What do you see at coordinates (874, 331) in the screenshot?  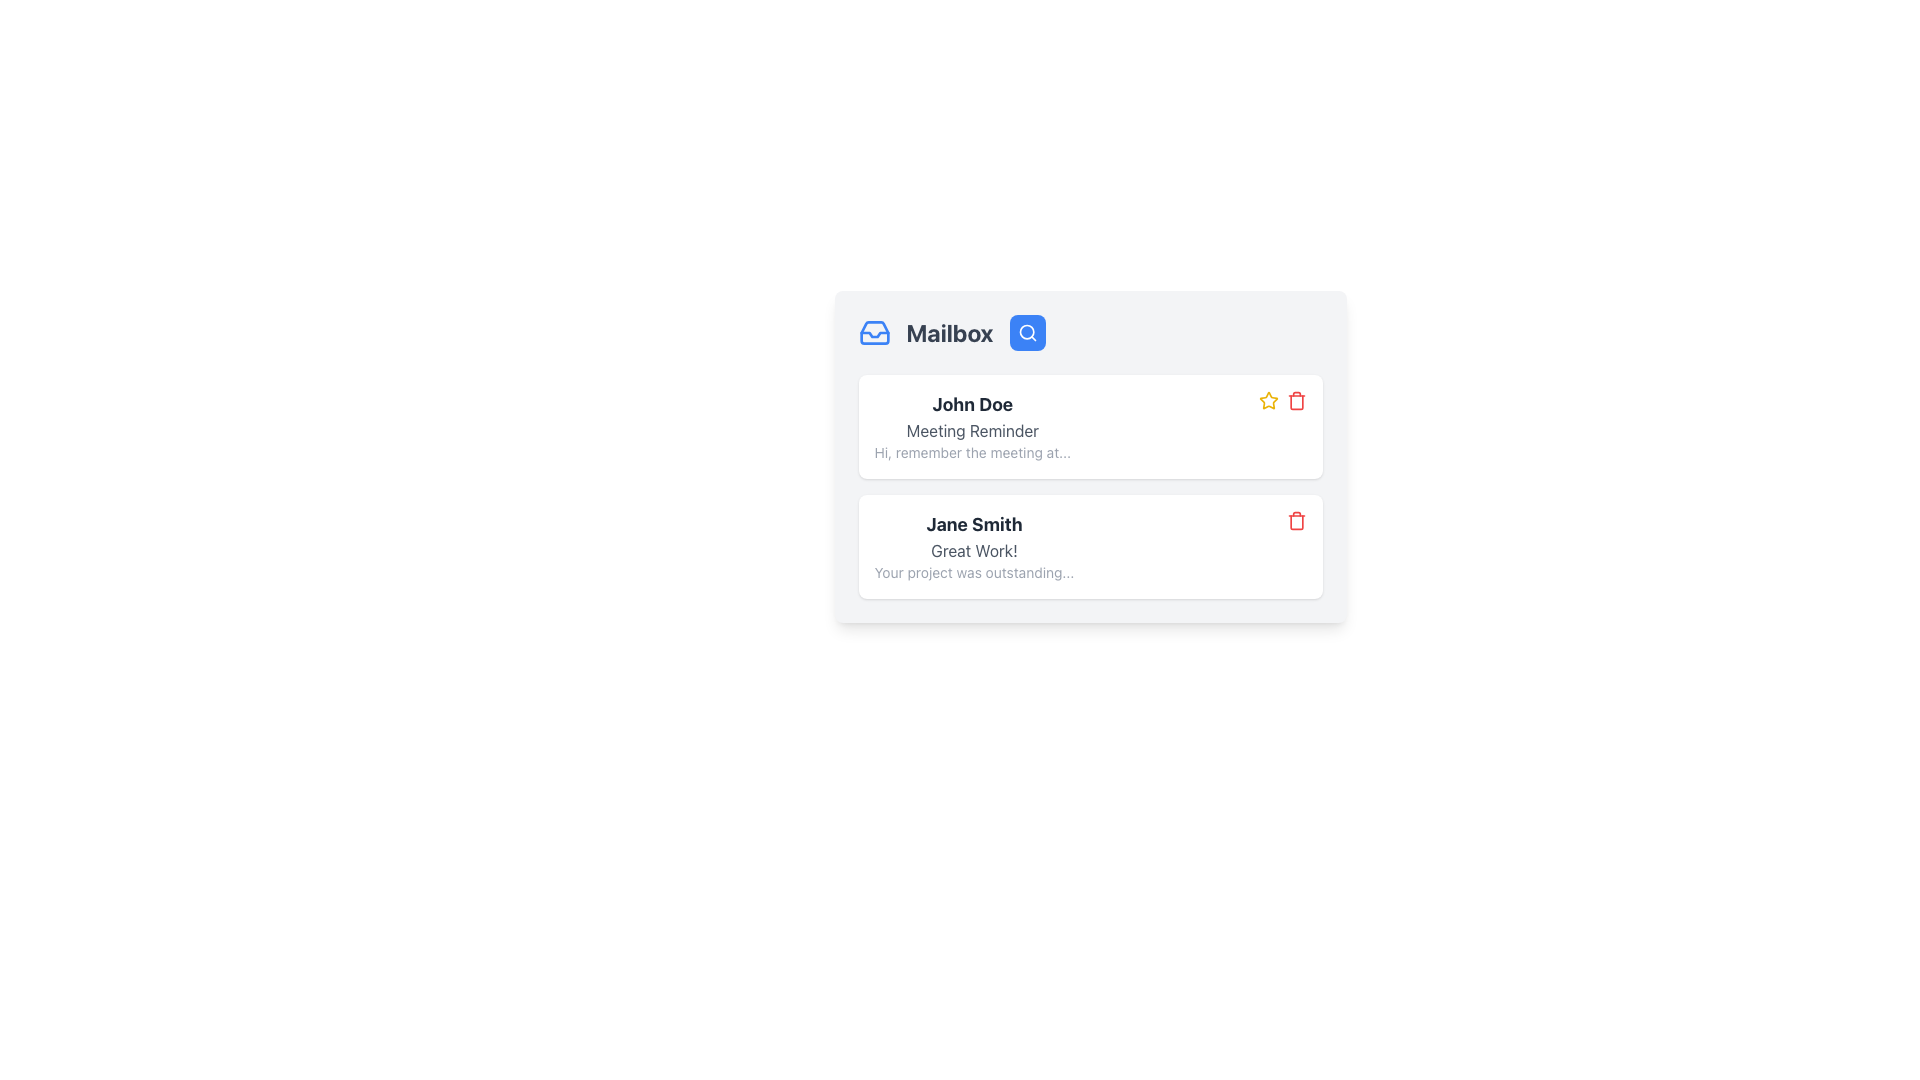 I see `the mailbox graphical icon located in the header section to the left of the title 'Mailbox'` at bounding box center [874, 331].